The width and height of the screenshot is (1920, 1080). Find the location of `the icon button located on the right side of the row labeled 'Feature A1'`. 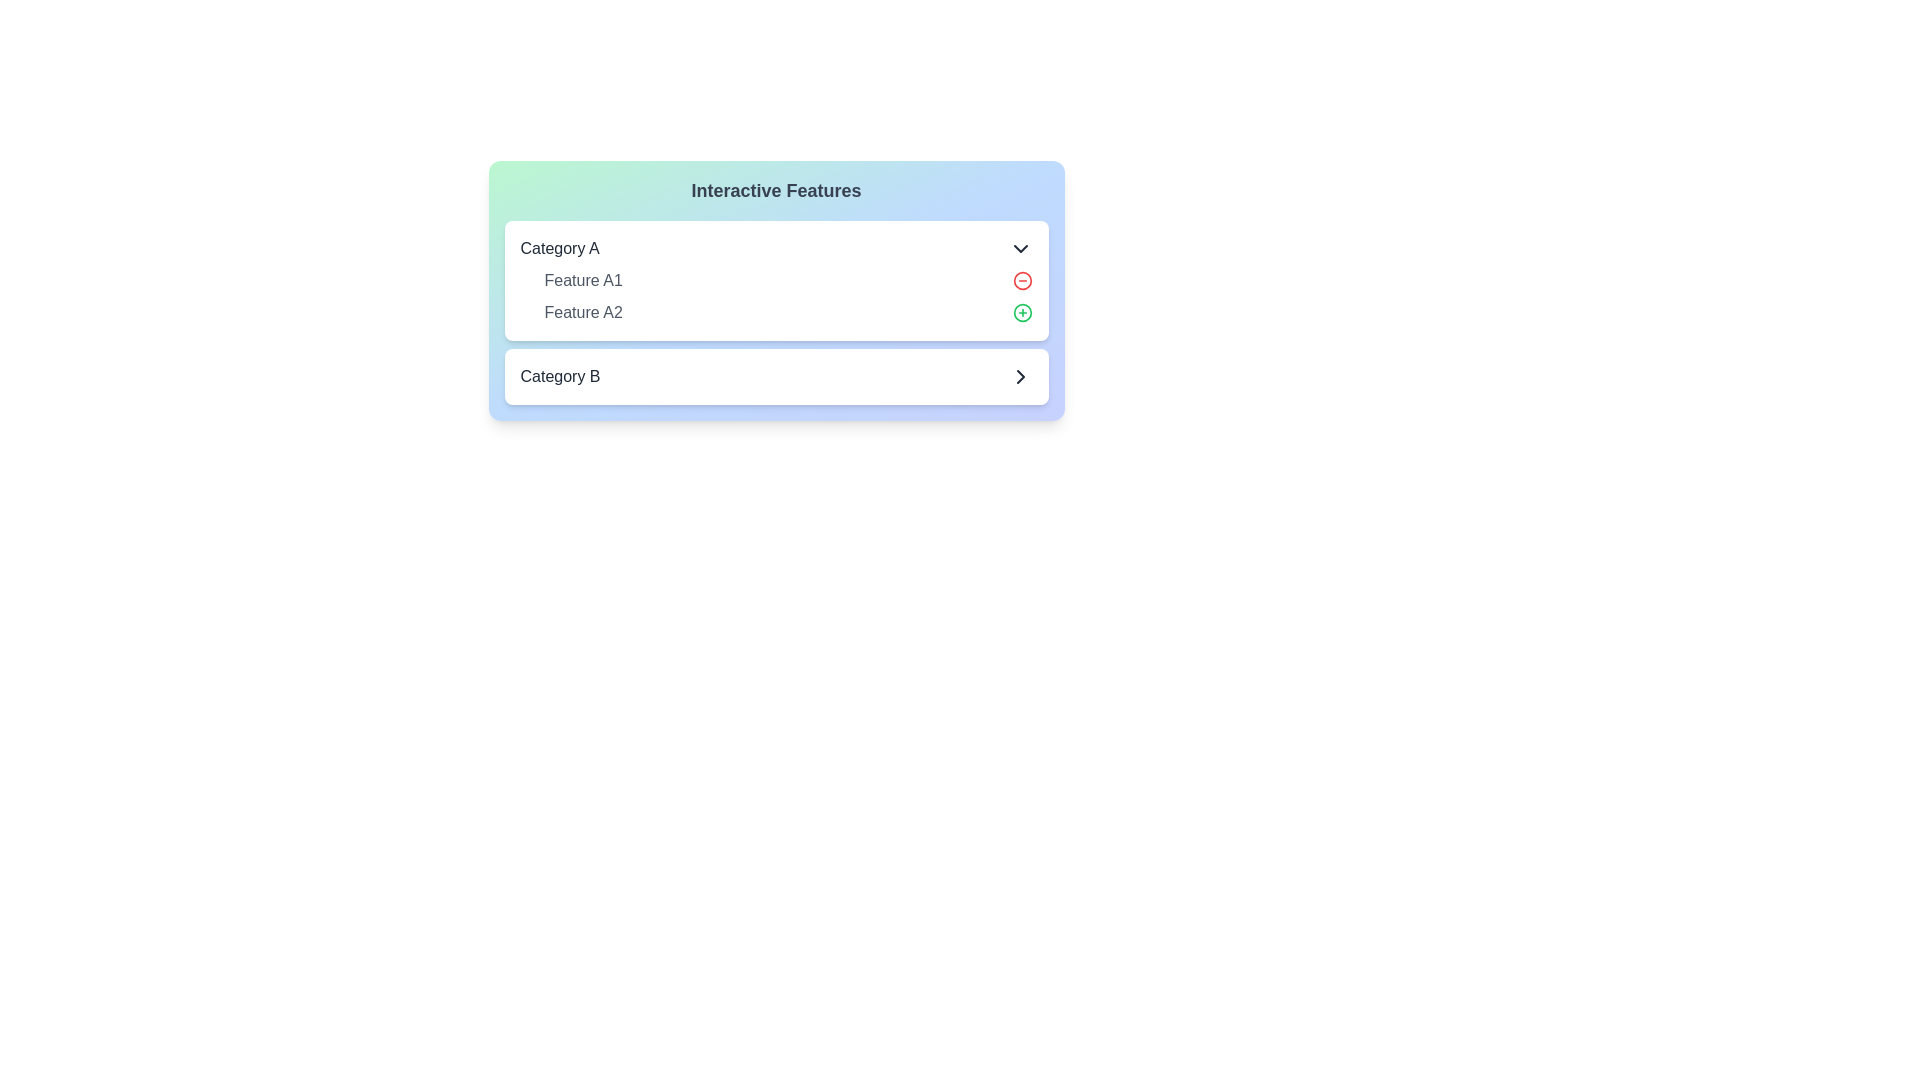

the icon button located on the right side of the row labeled 'Feature A1' is located at coordinates (1022, 281).